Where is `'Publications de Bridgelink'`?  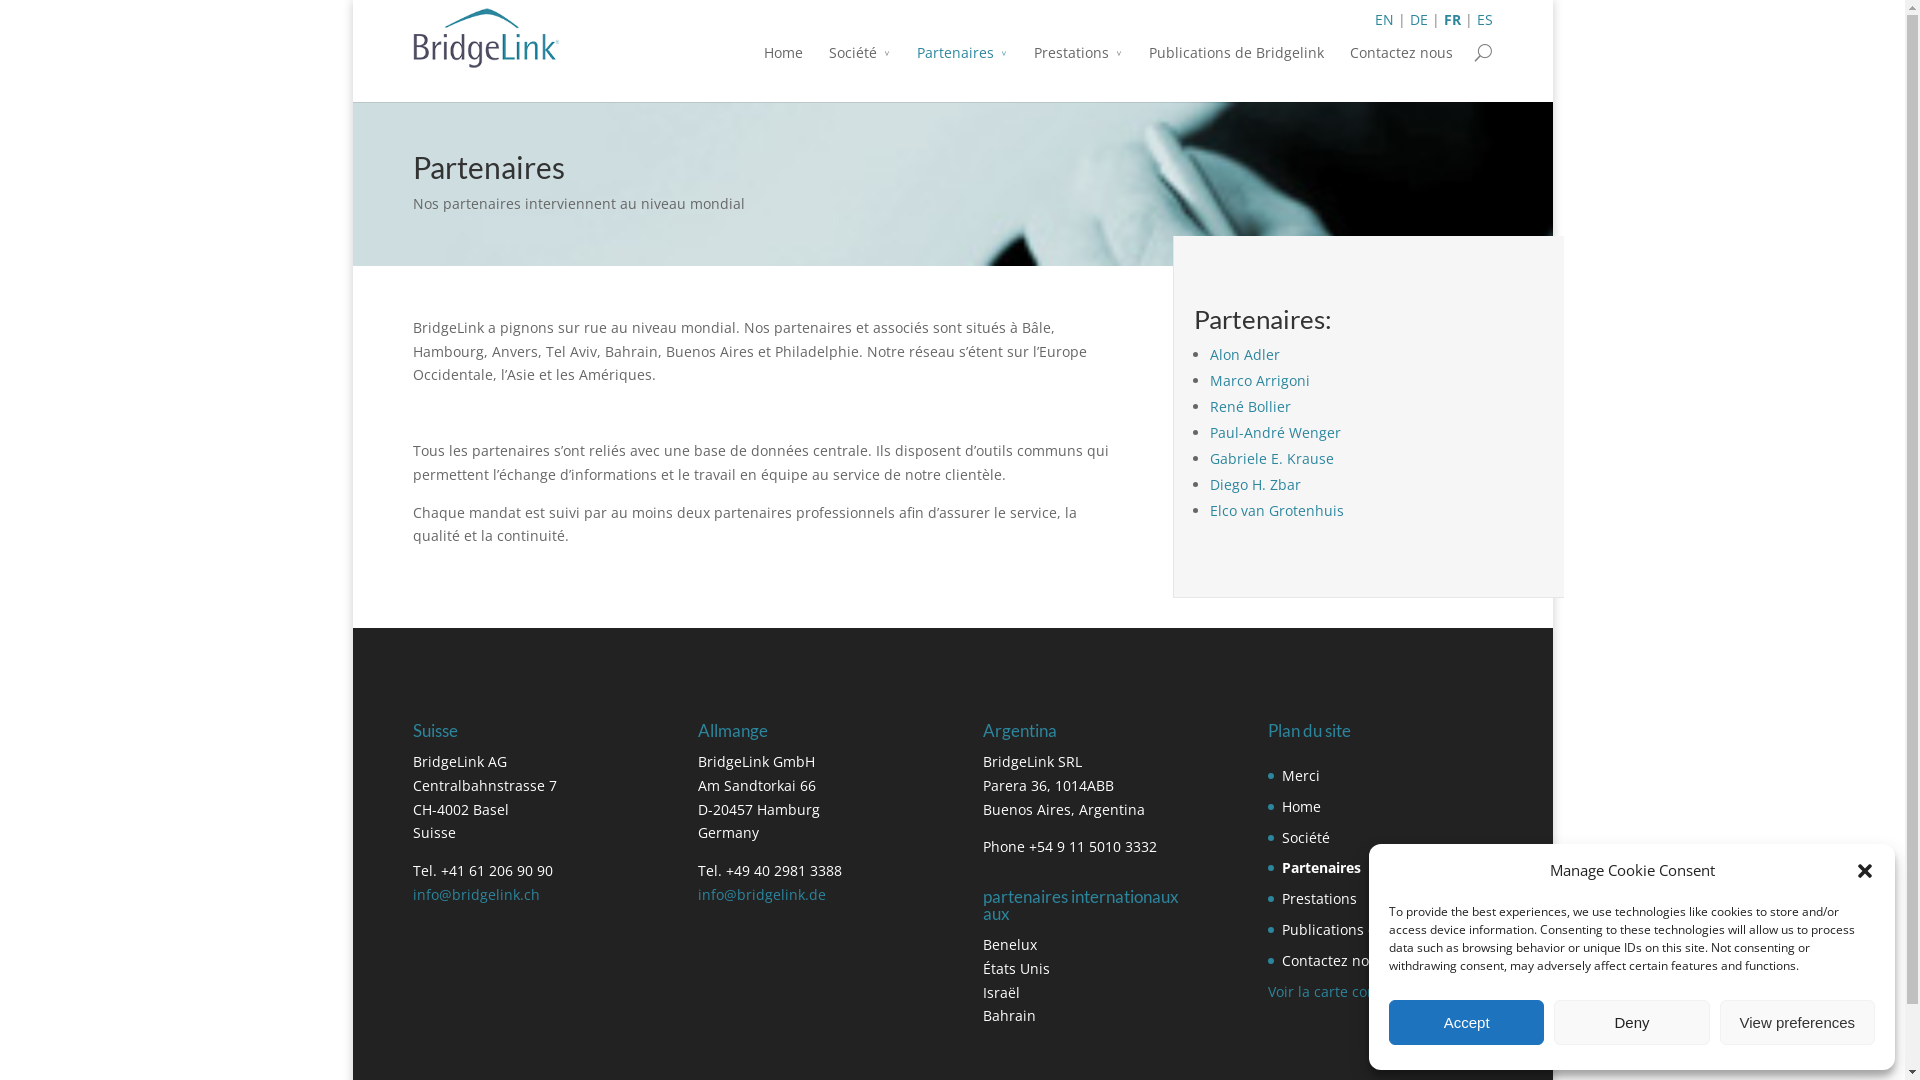
'Publications de Bridgelink' is located at coordinates (1234, 65).